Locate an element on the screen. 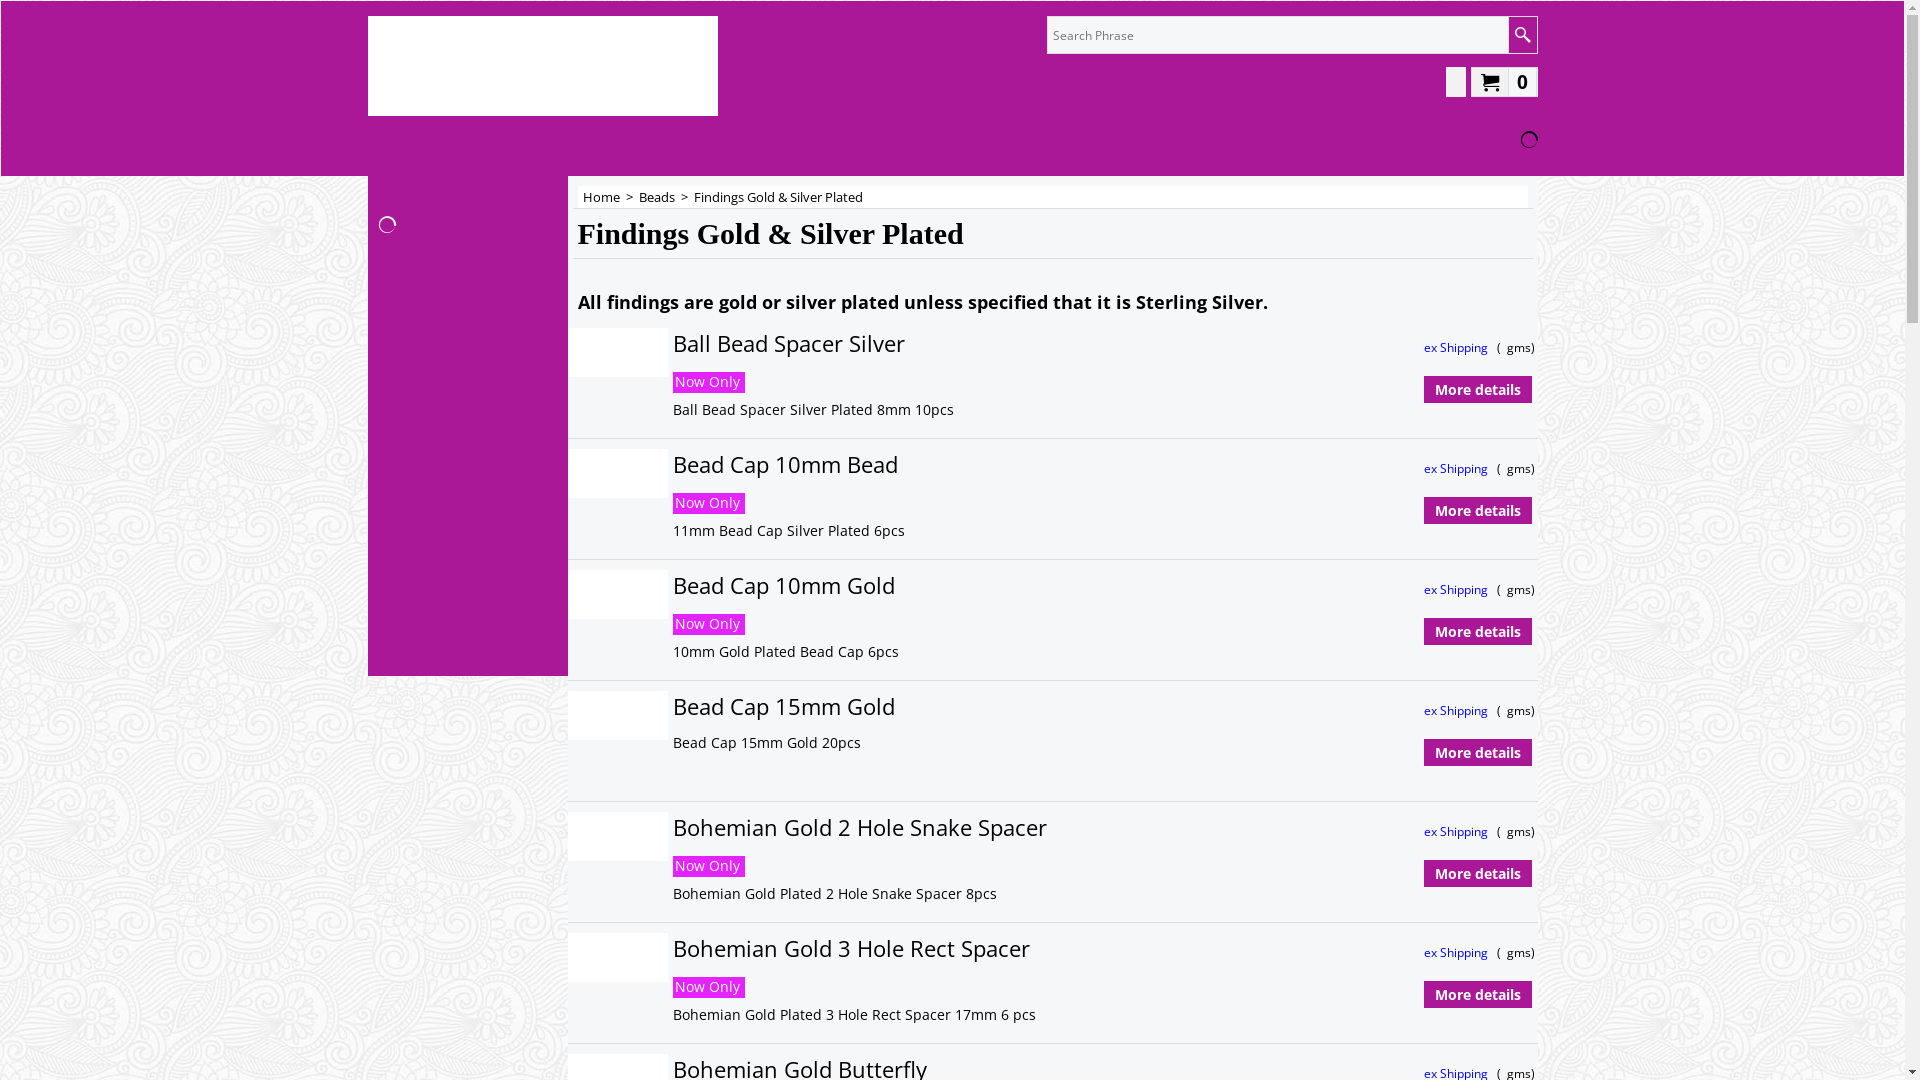 Image resolution: width=1920 pixels, height=1080 pixels. 'Ball Bead Spacer Silver' is located at coordinates (975, 342).